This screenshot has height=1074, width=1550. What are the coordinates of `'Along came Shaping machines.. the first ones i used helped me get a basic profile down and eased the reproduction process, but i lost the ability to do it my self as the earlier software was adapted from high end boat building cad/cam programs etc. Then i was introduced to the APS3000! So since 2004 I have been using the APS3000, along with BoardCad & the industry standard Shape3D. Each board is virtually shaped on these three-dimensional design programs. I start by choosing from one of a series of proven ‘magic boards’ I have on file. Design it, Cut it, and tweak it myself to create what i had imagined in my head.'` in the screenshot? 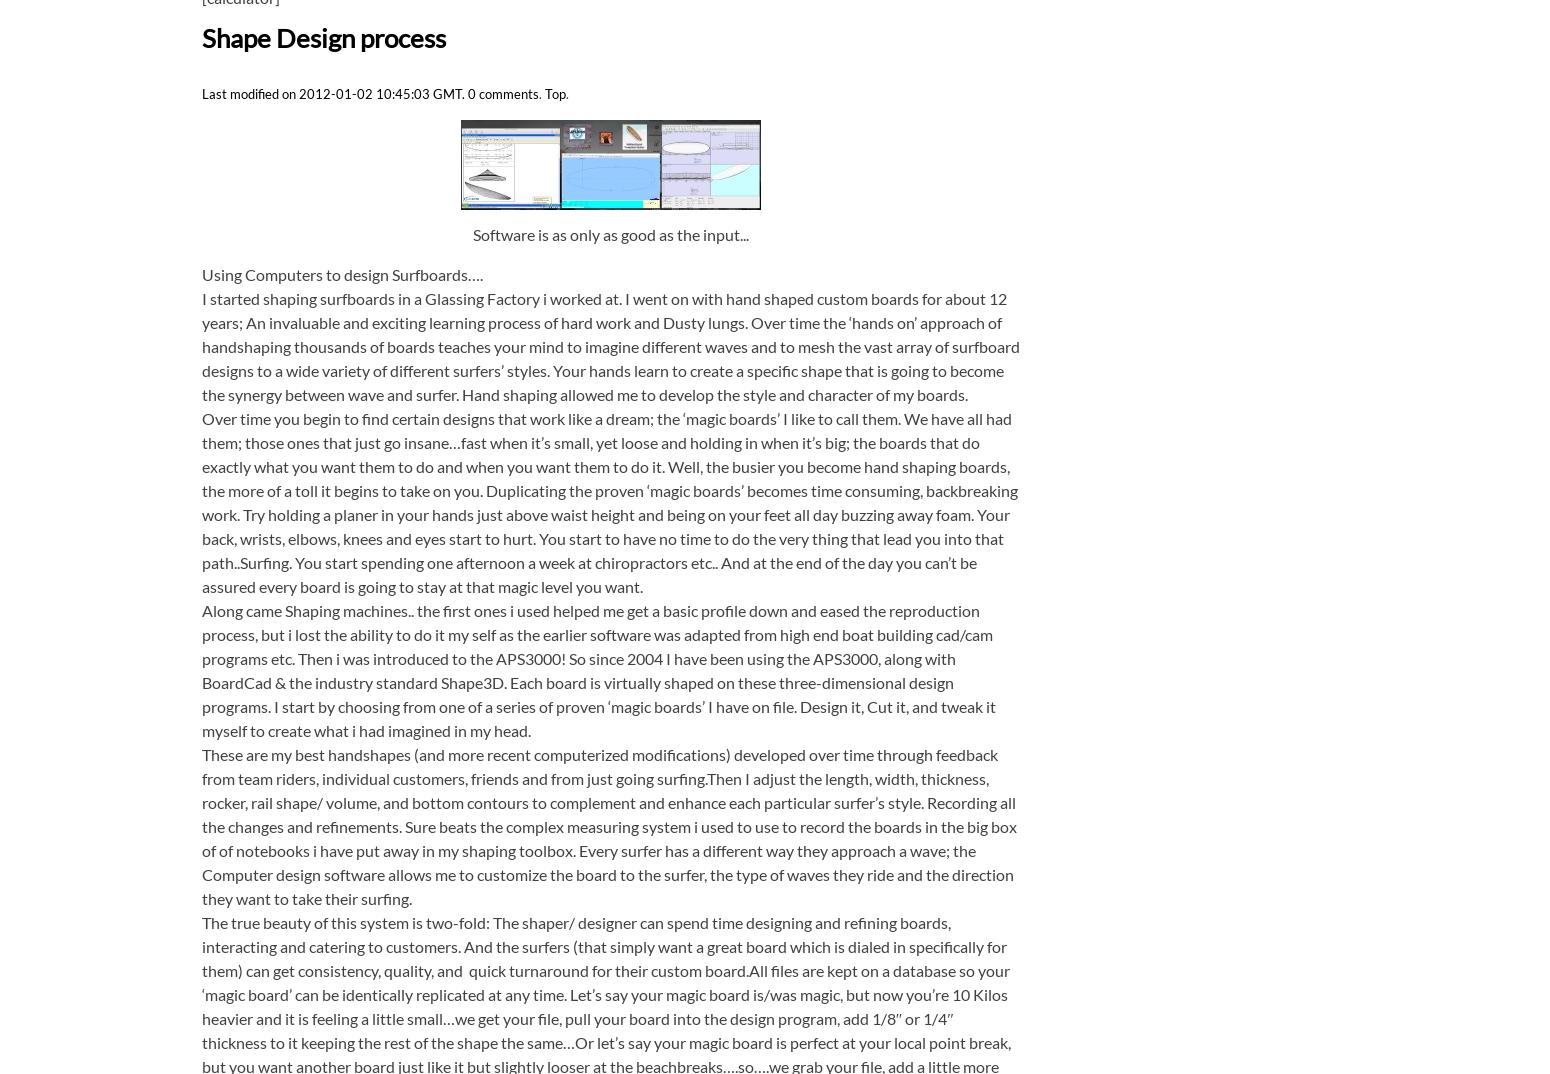 It's located at (597, 668).